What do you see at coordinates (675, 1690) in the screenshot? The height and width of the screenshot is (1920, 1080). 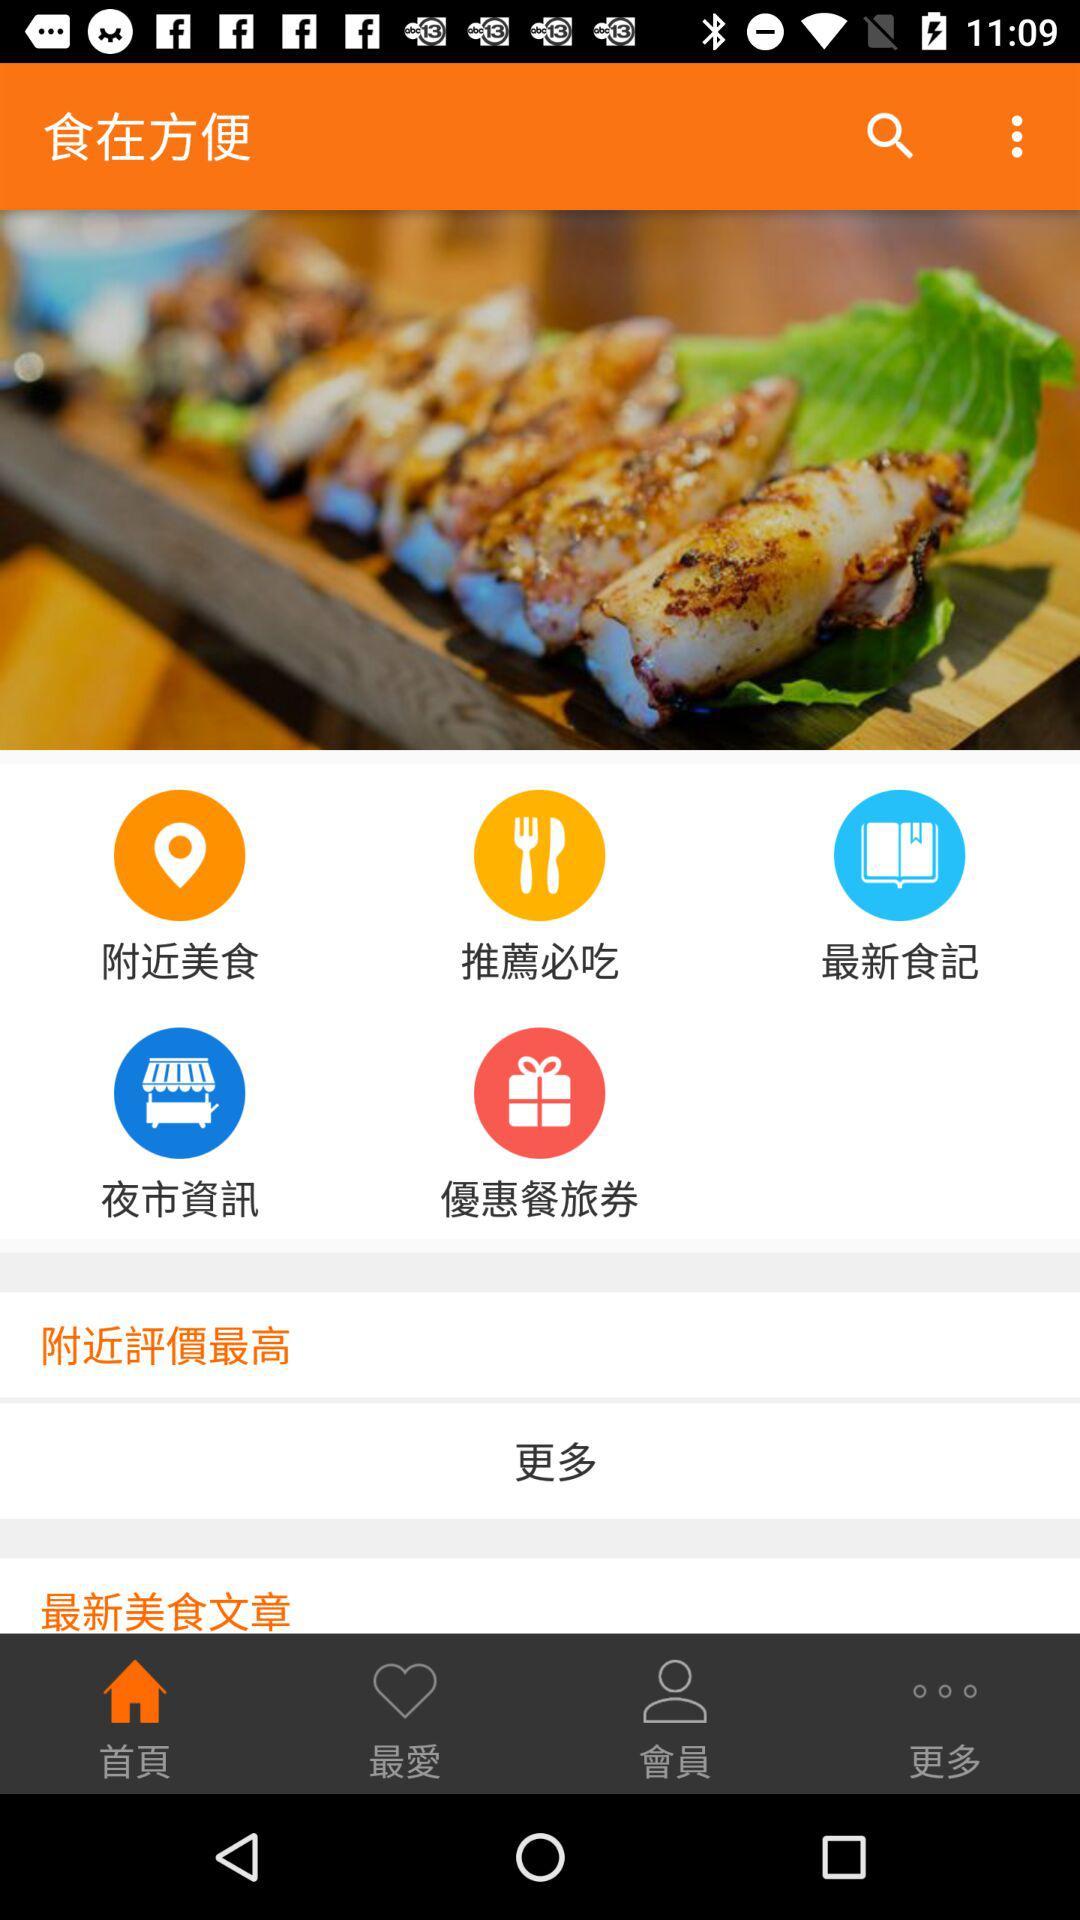 I see `the third icon from the bottom row of icons` at bounding box center [675, 1690].